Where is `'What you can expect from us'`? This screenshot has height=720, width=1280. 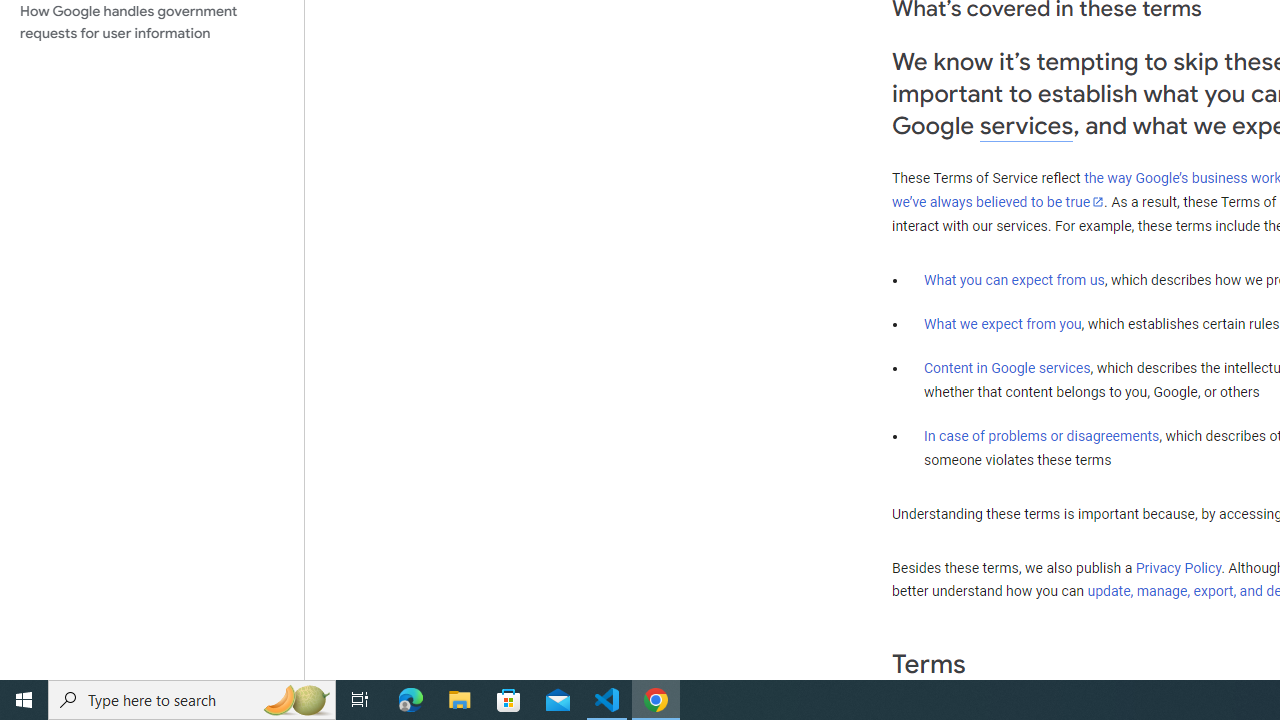 'What you can expect from us' is located at coordinates (1014, 279).